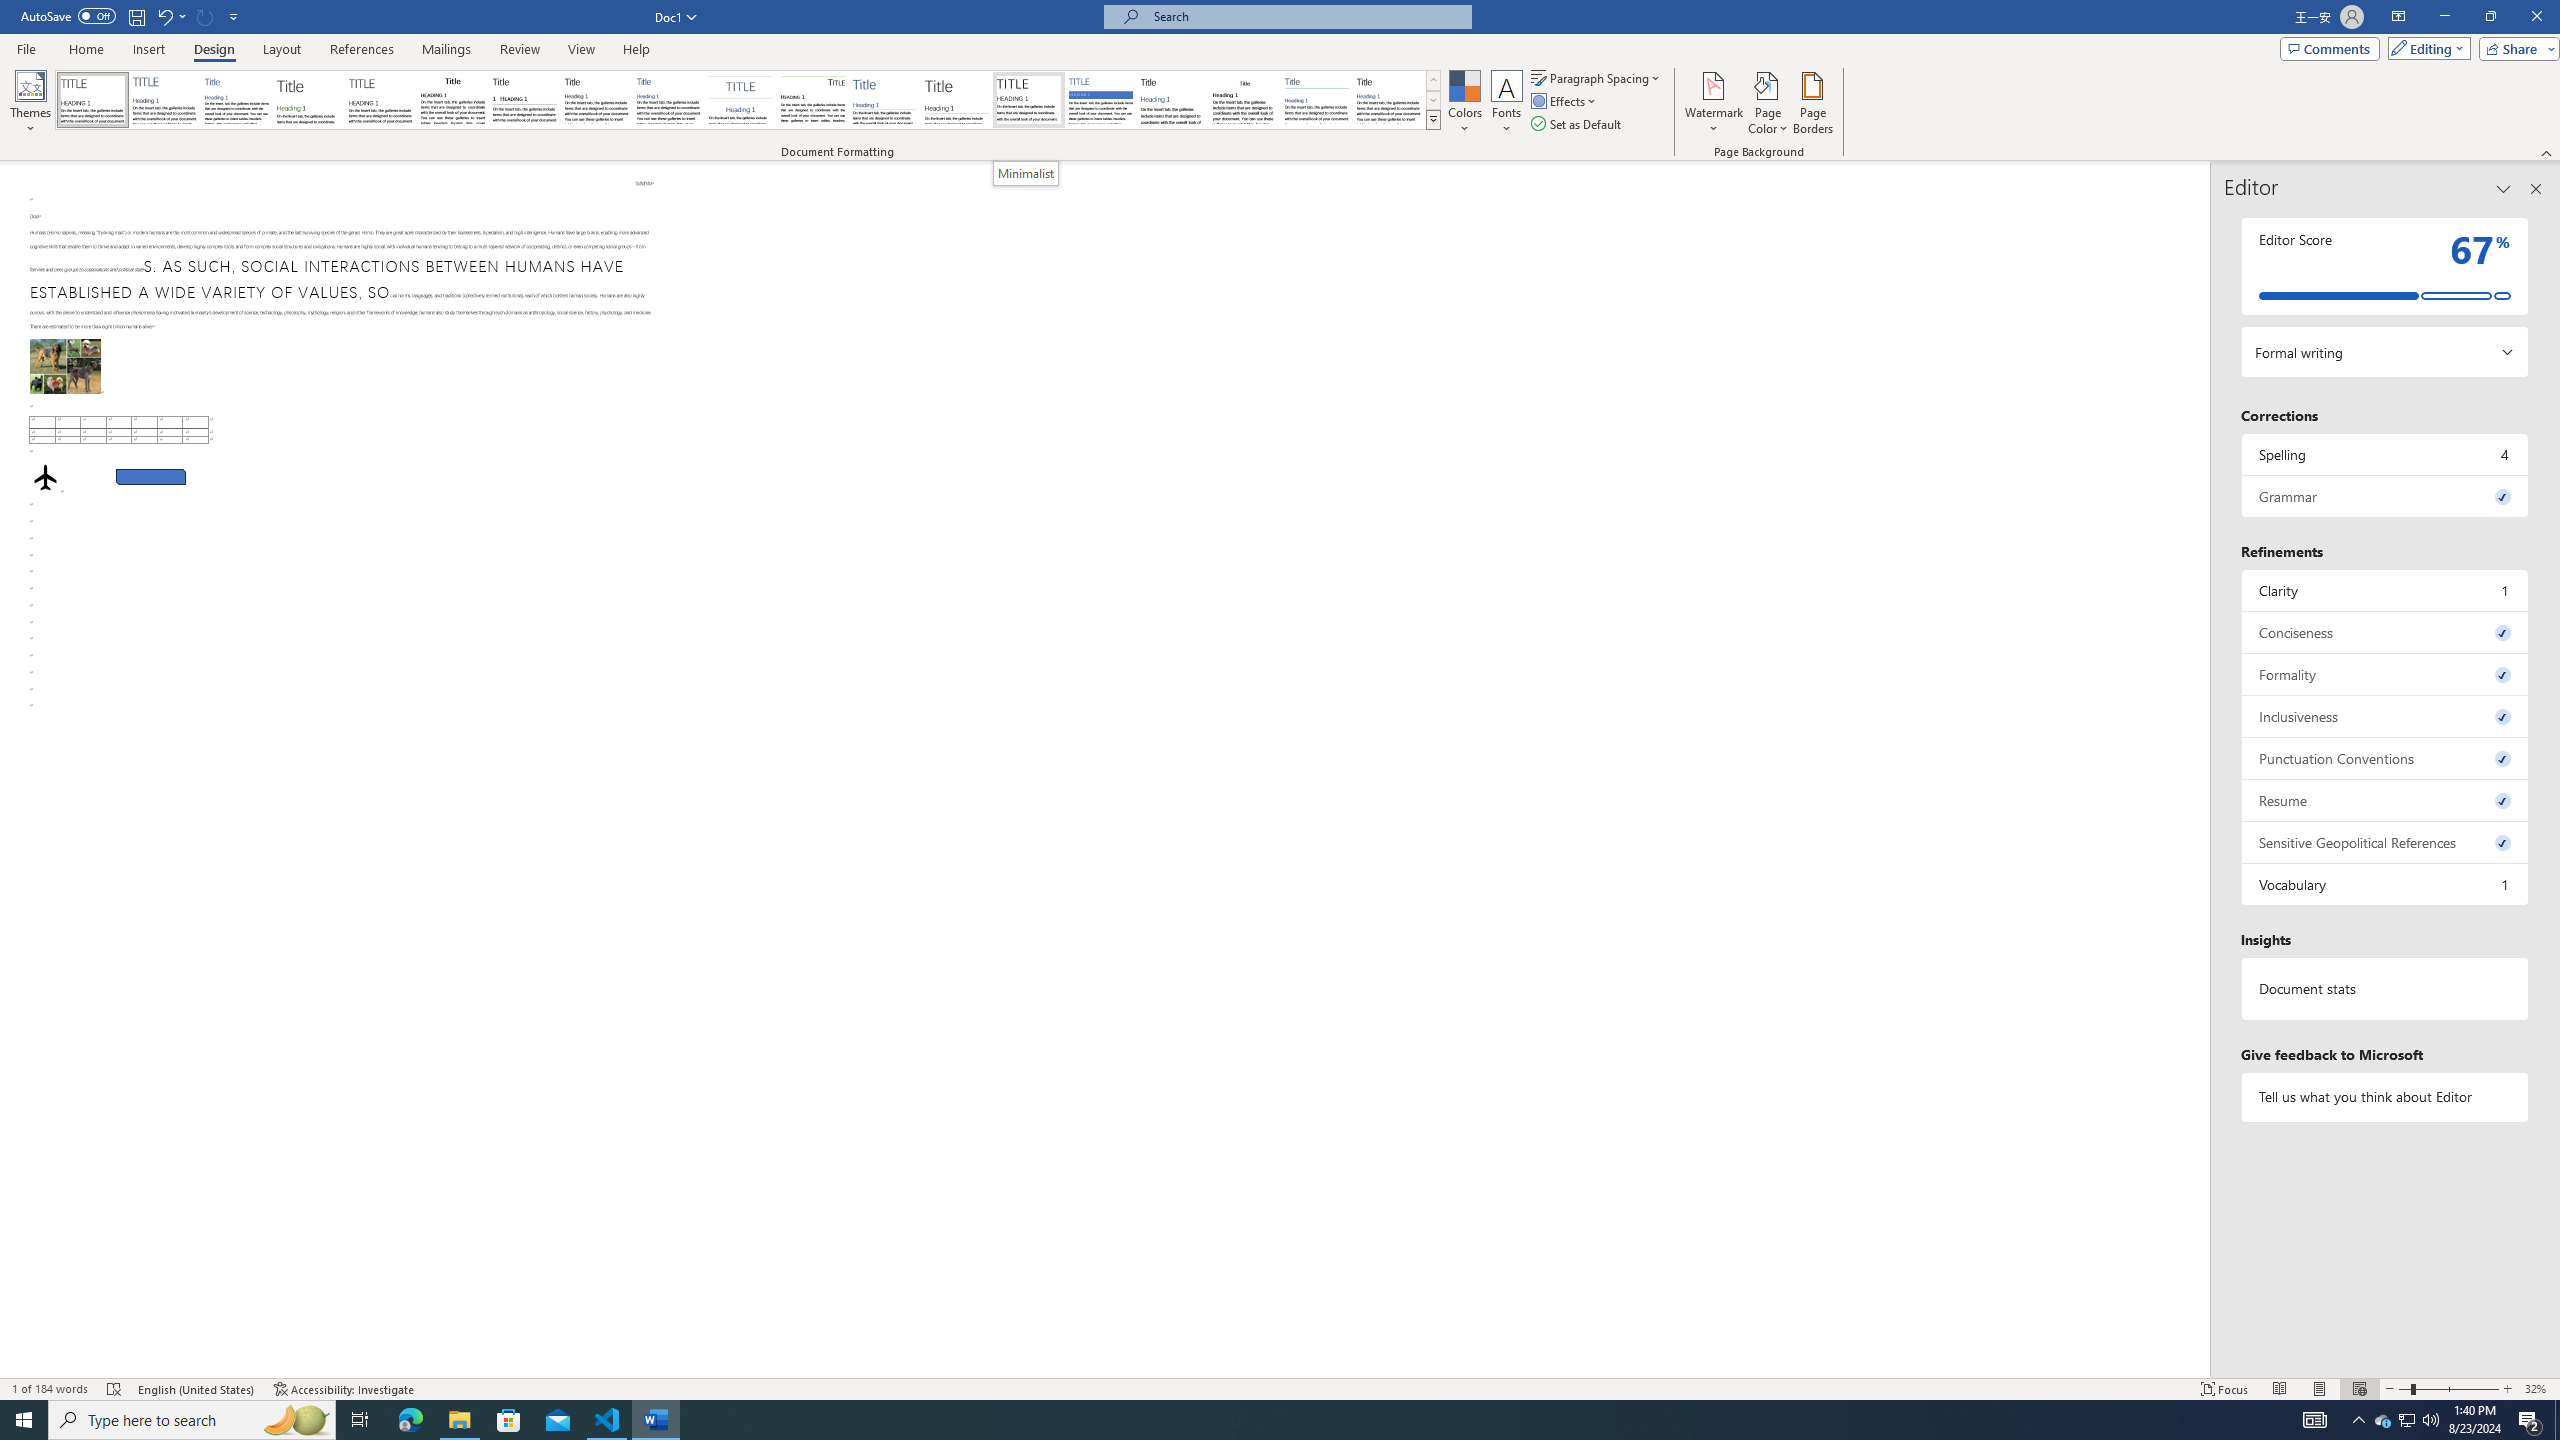  What do you see at coordinates (2384, 674) in the screenshot?
I see `'Formality, 0 issues. Press space or enter to review items.'` at bounding box center [2384, 674].